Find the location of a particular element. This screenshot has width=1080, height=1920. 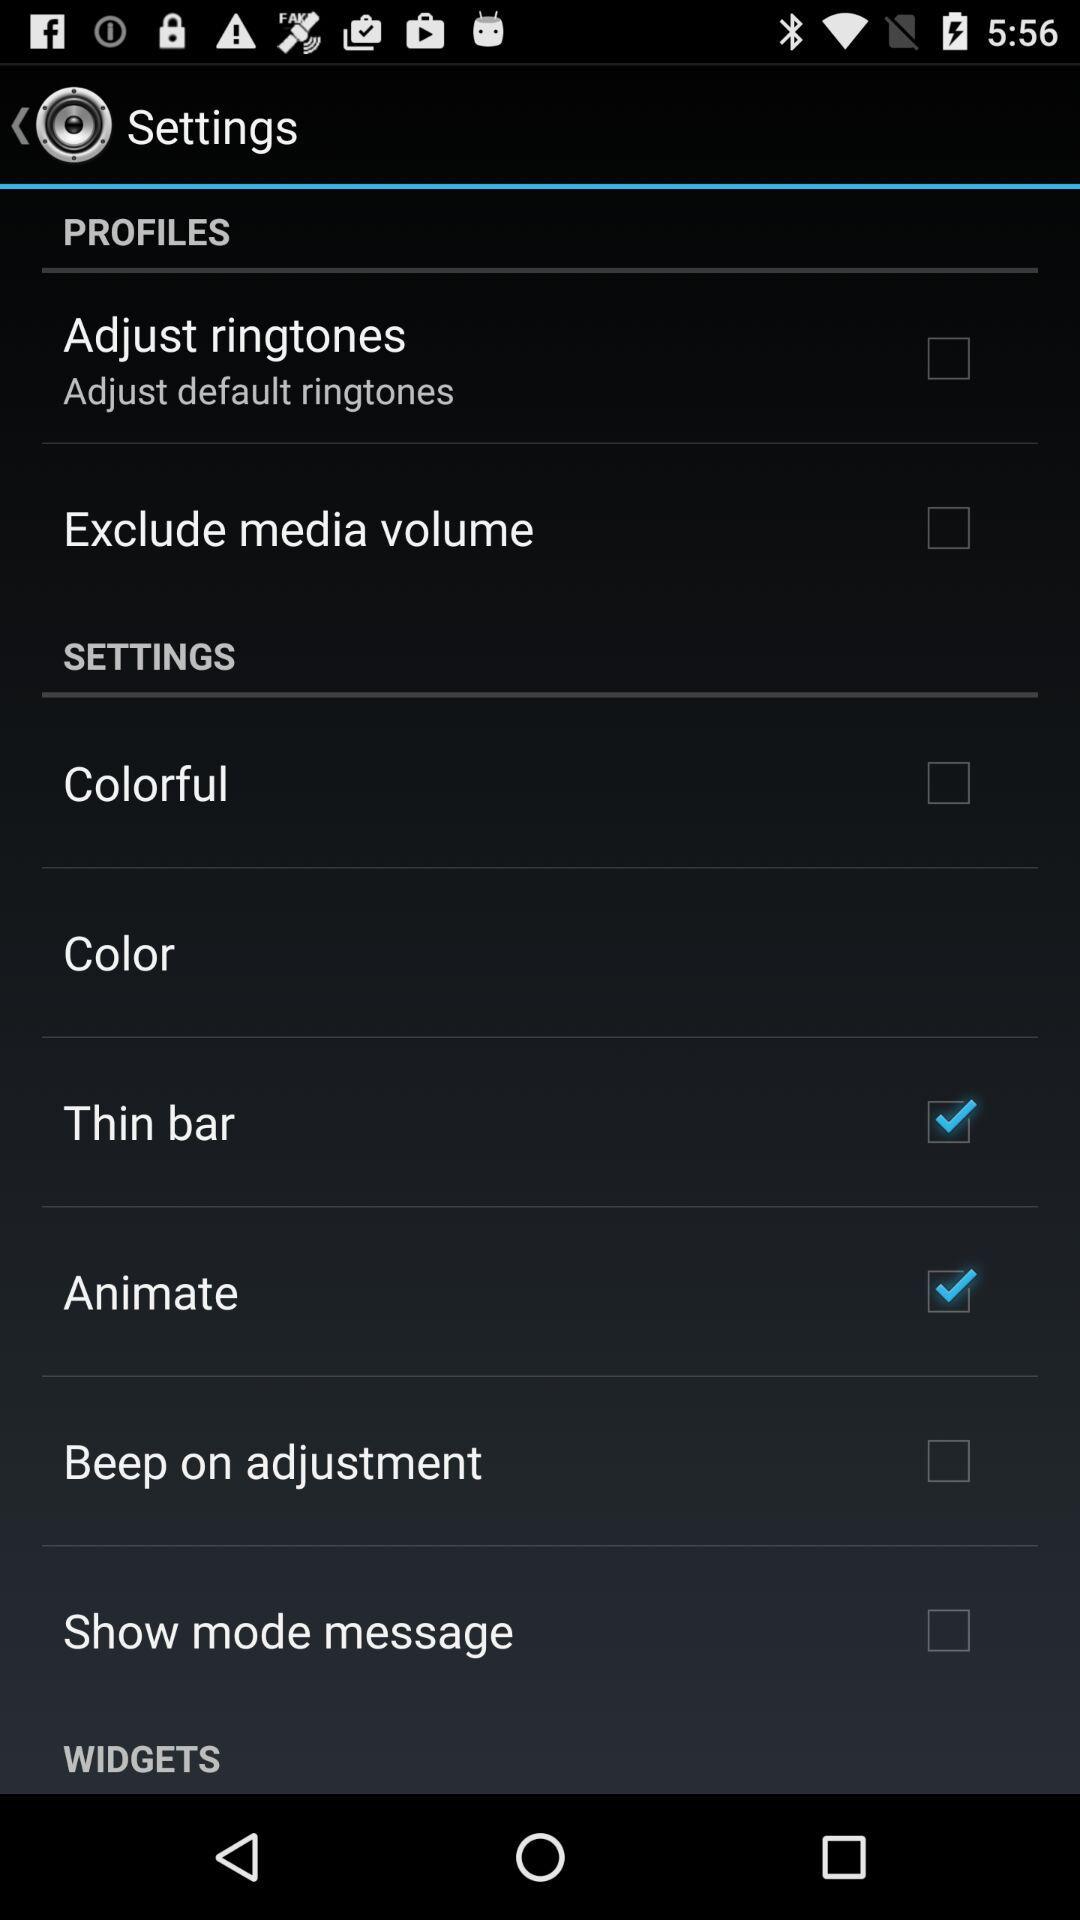

the widgets is located at coordinates (540, 1754).